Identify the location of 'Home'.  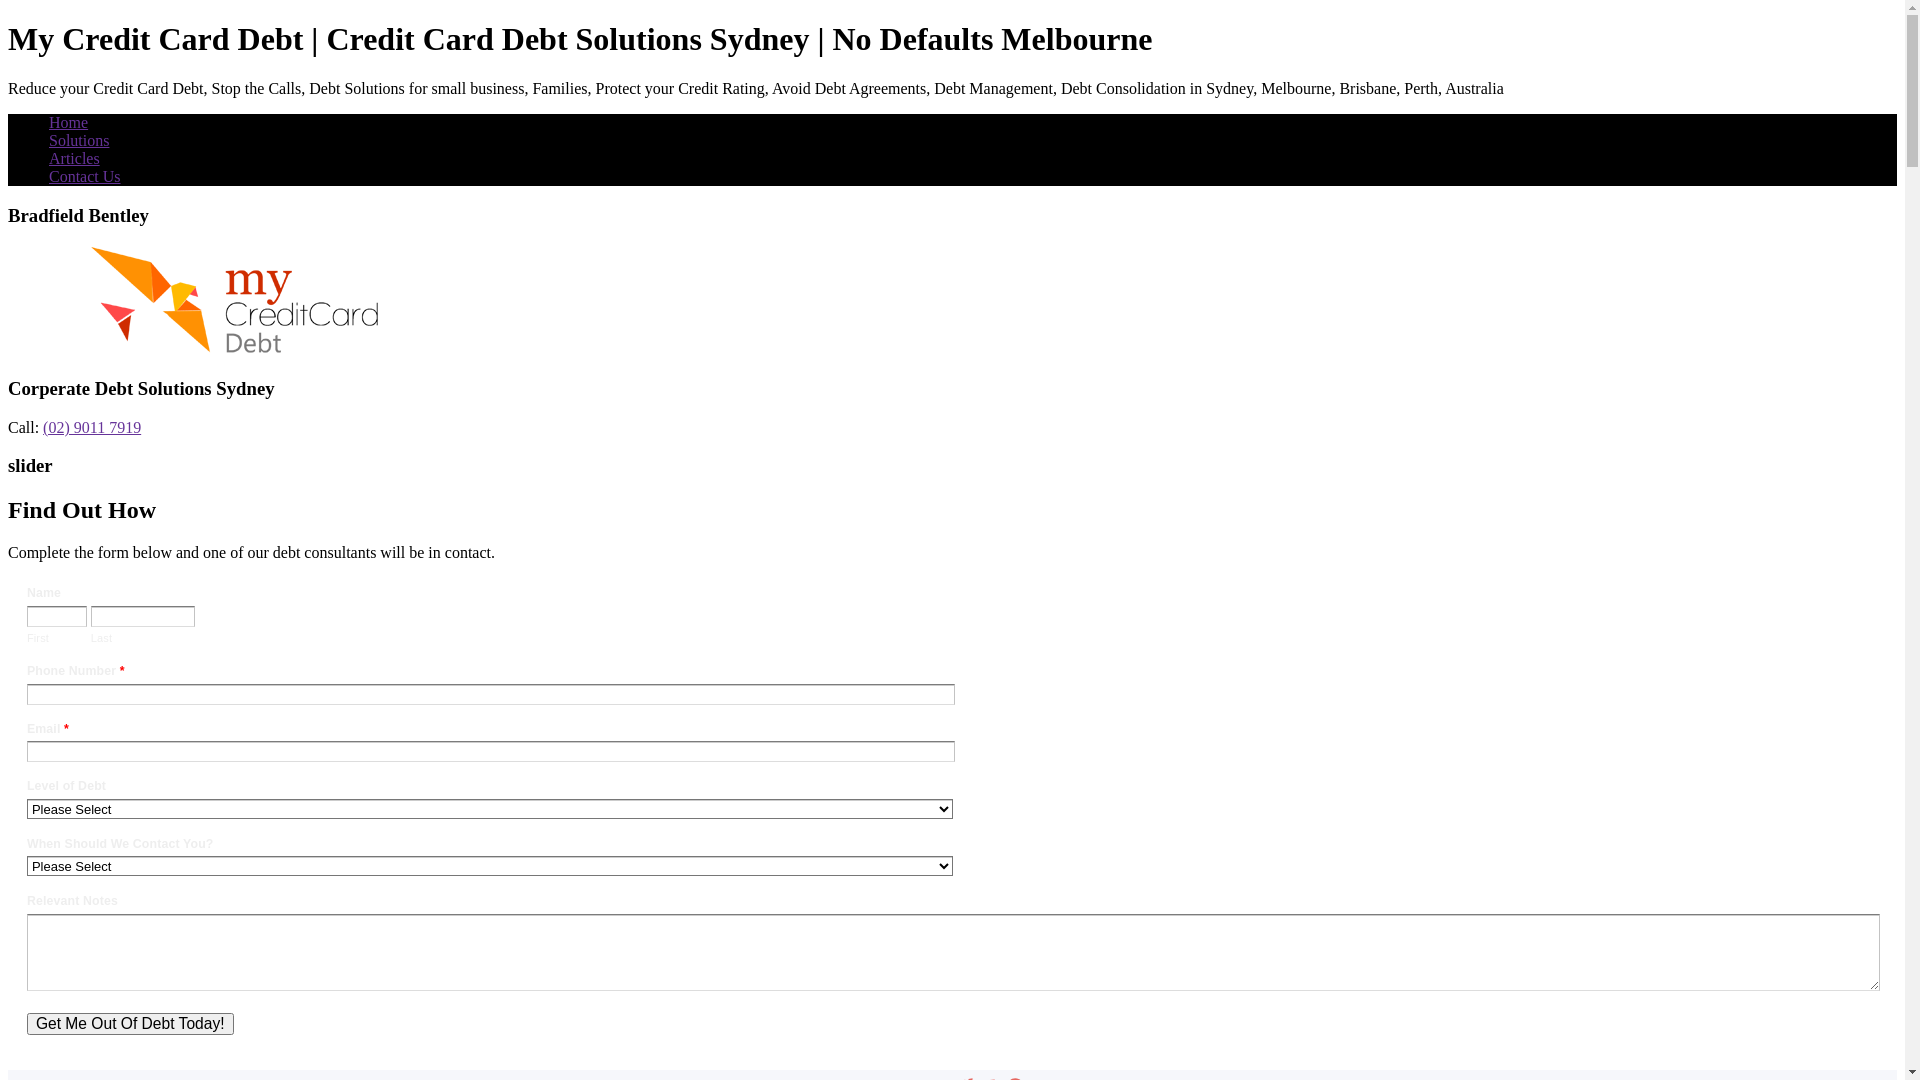
(68, 122).